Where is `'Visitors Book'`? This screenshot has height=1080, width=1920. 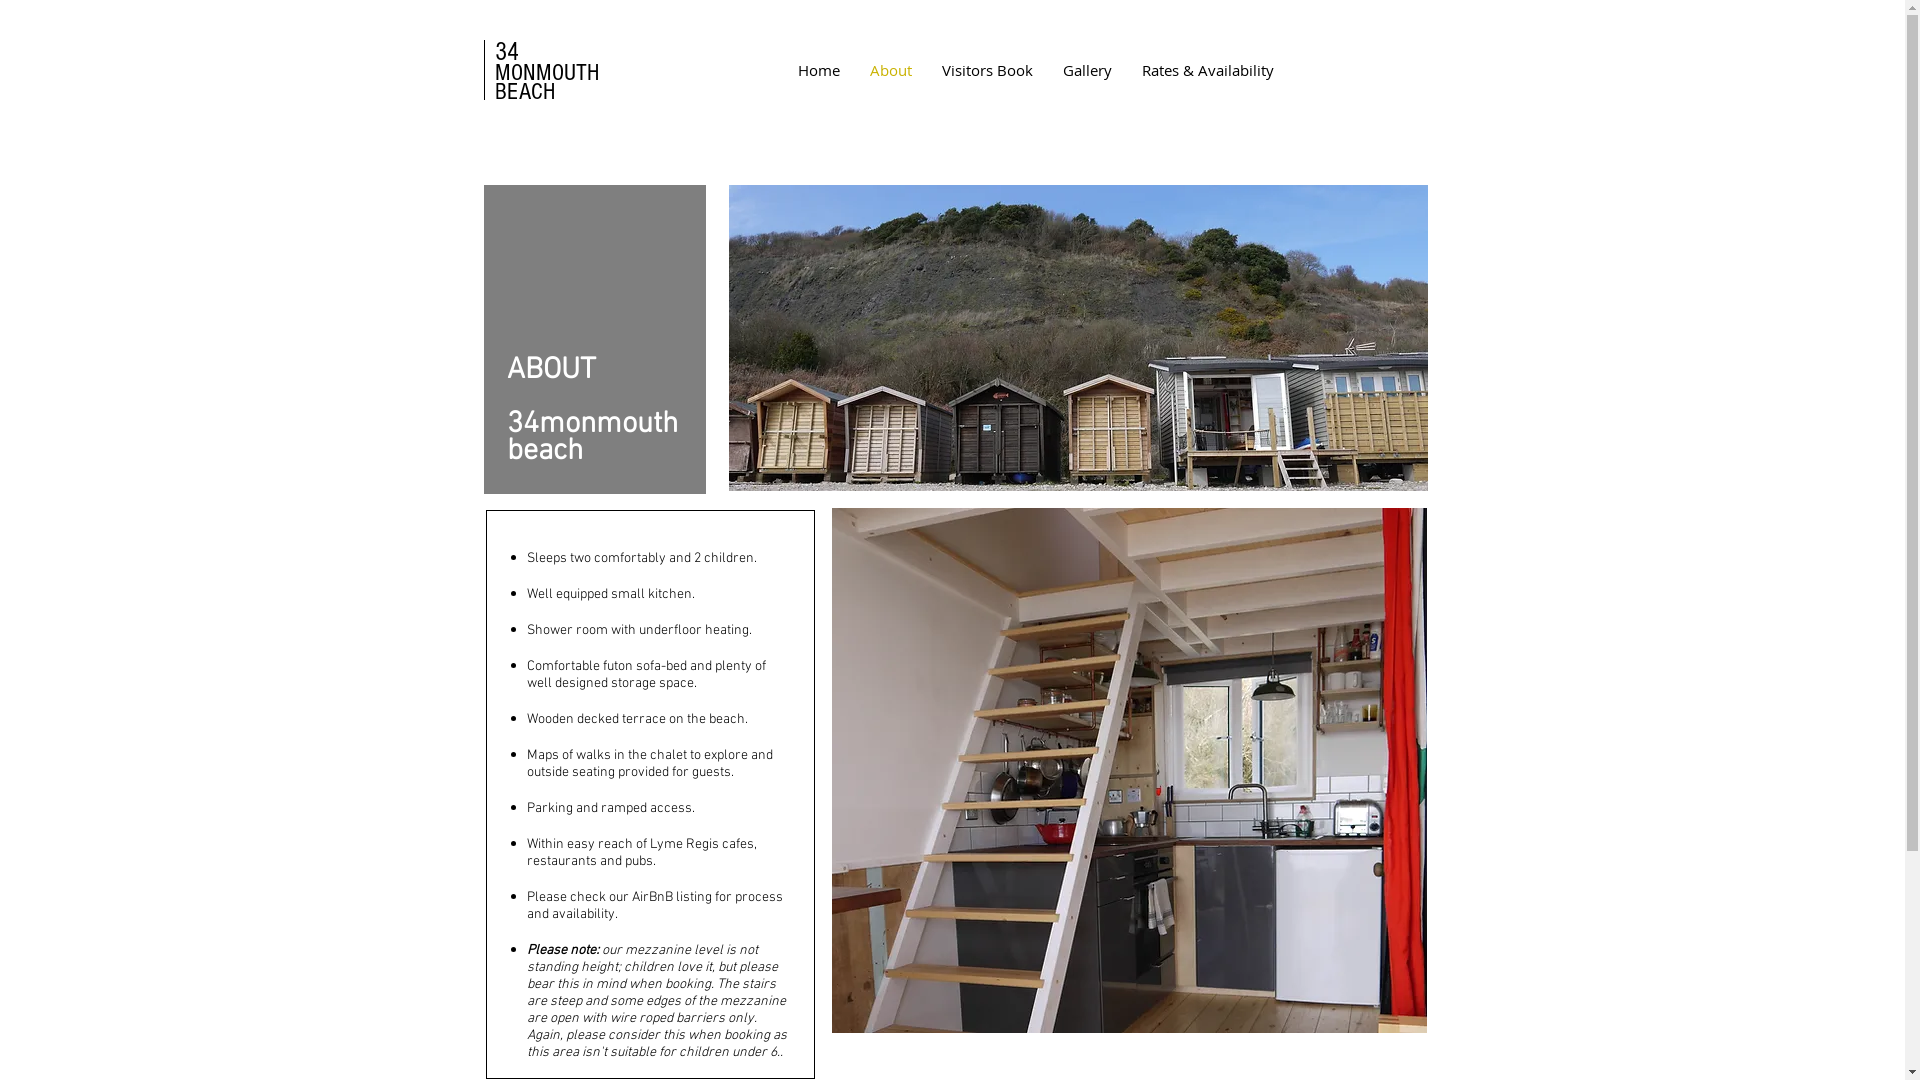 'Visitors Book' is located at coordinates (986, 68).